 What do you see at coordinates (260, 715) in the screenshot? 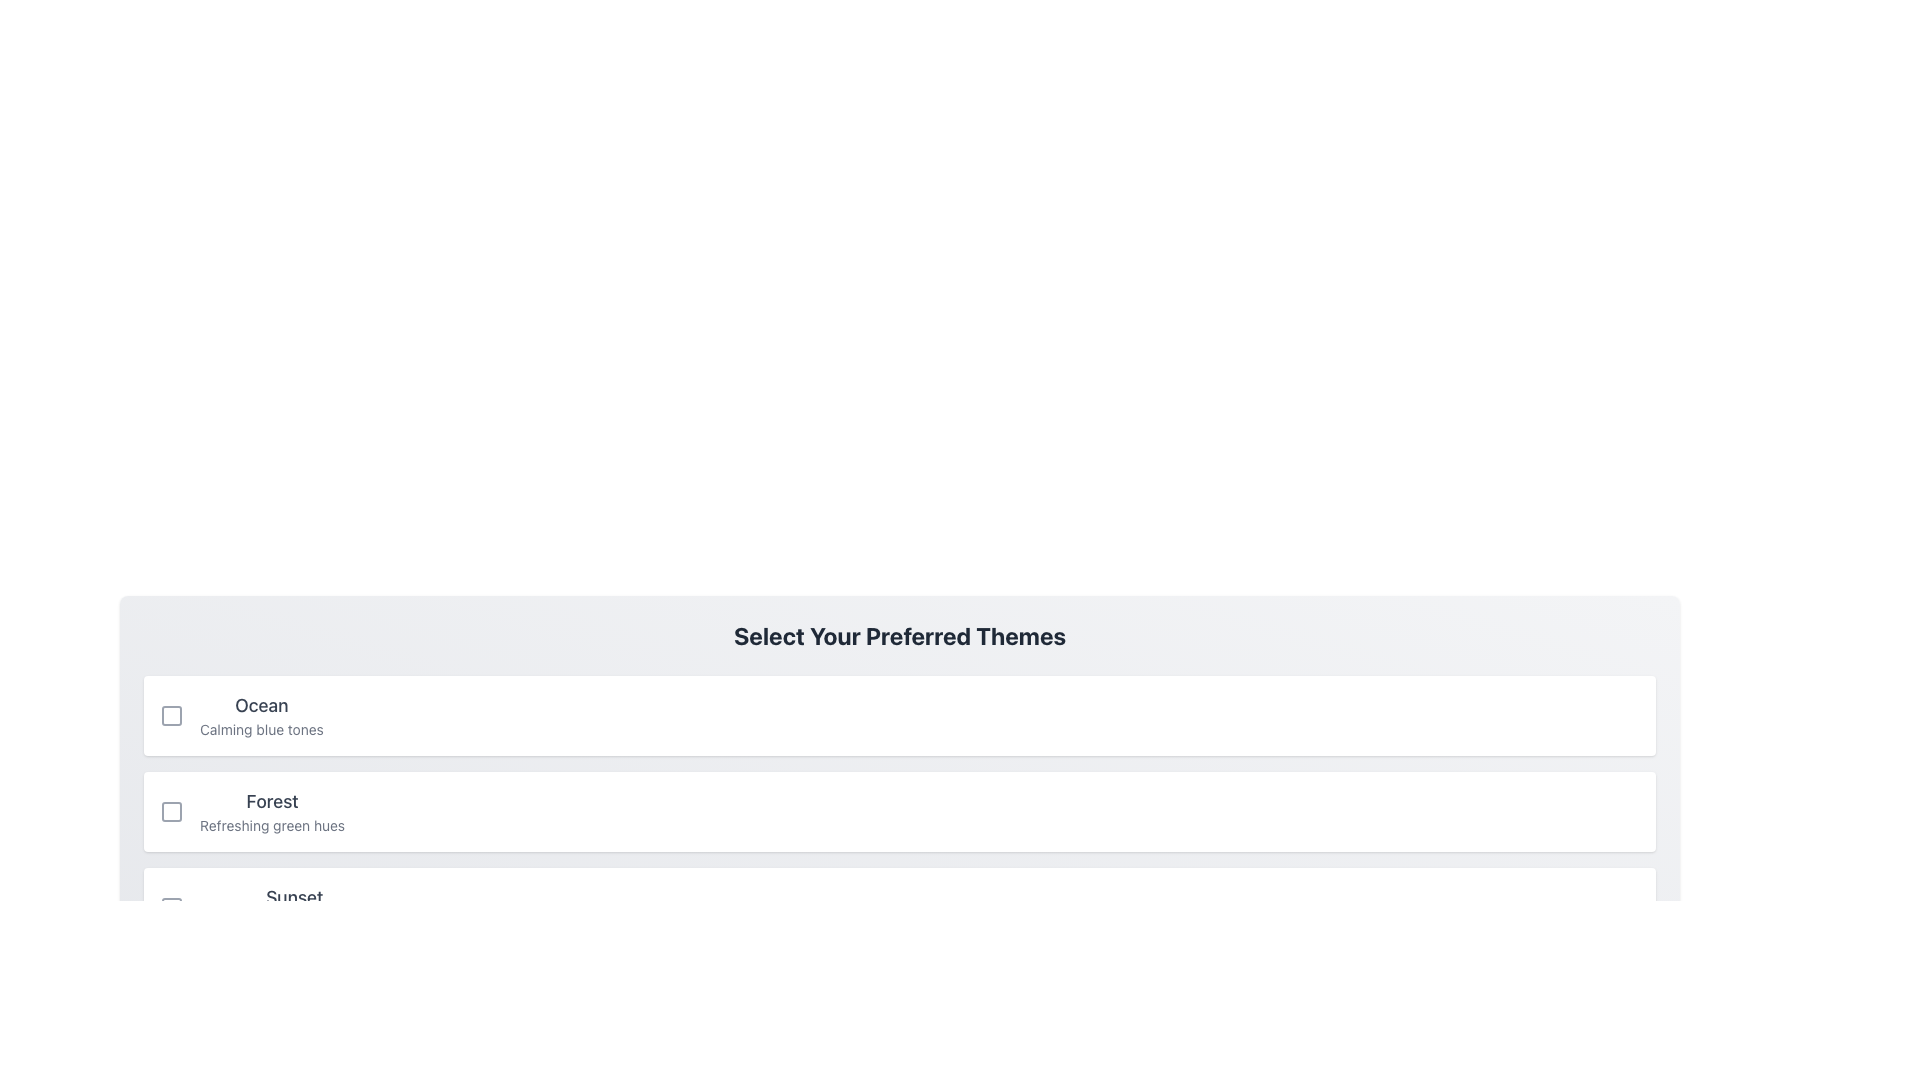
I see `the theme option associated with the Text Label positioned below 'Select Your Preferred Themes' and above 'Forest' in the vertical list of themes` at bounding box center [260, 715].